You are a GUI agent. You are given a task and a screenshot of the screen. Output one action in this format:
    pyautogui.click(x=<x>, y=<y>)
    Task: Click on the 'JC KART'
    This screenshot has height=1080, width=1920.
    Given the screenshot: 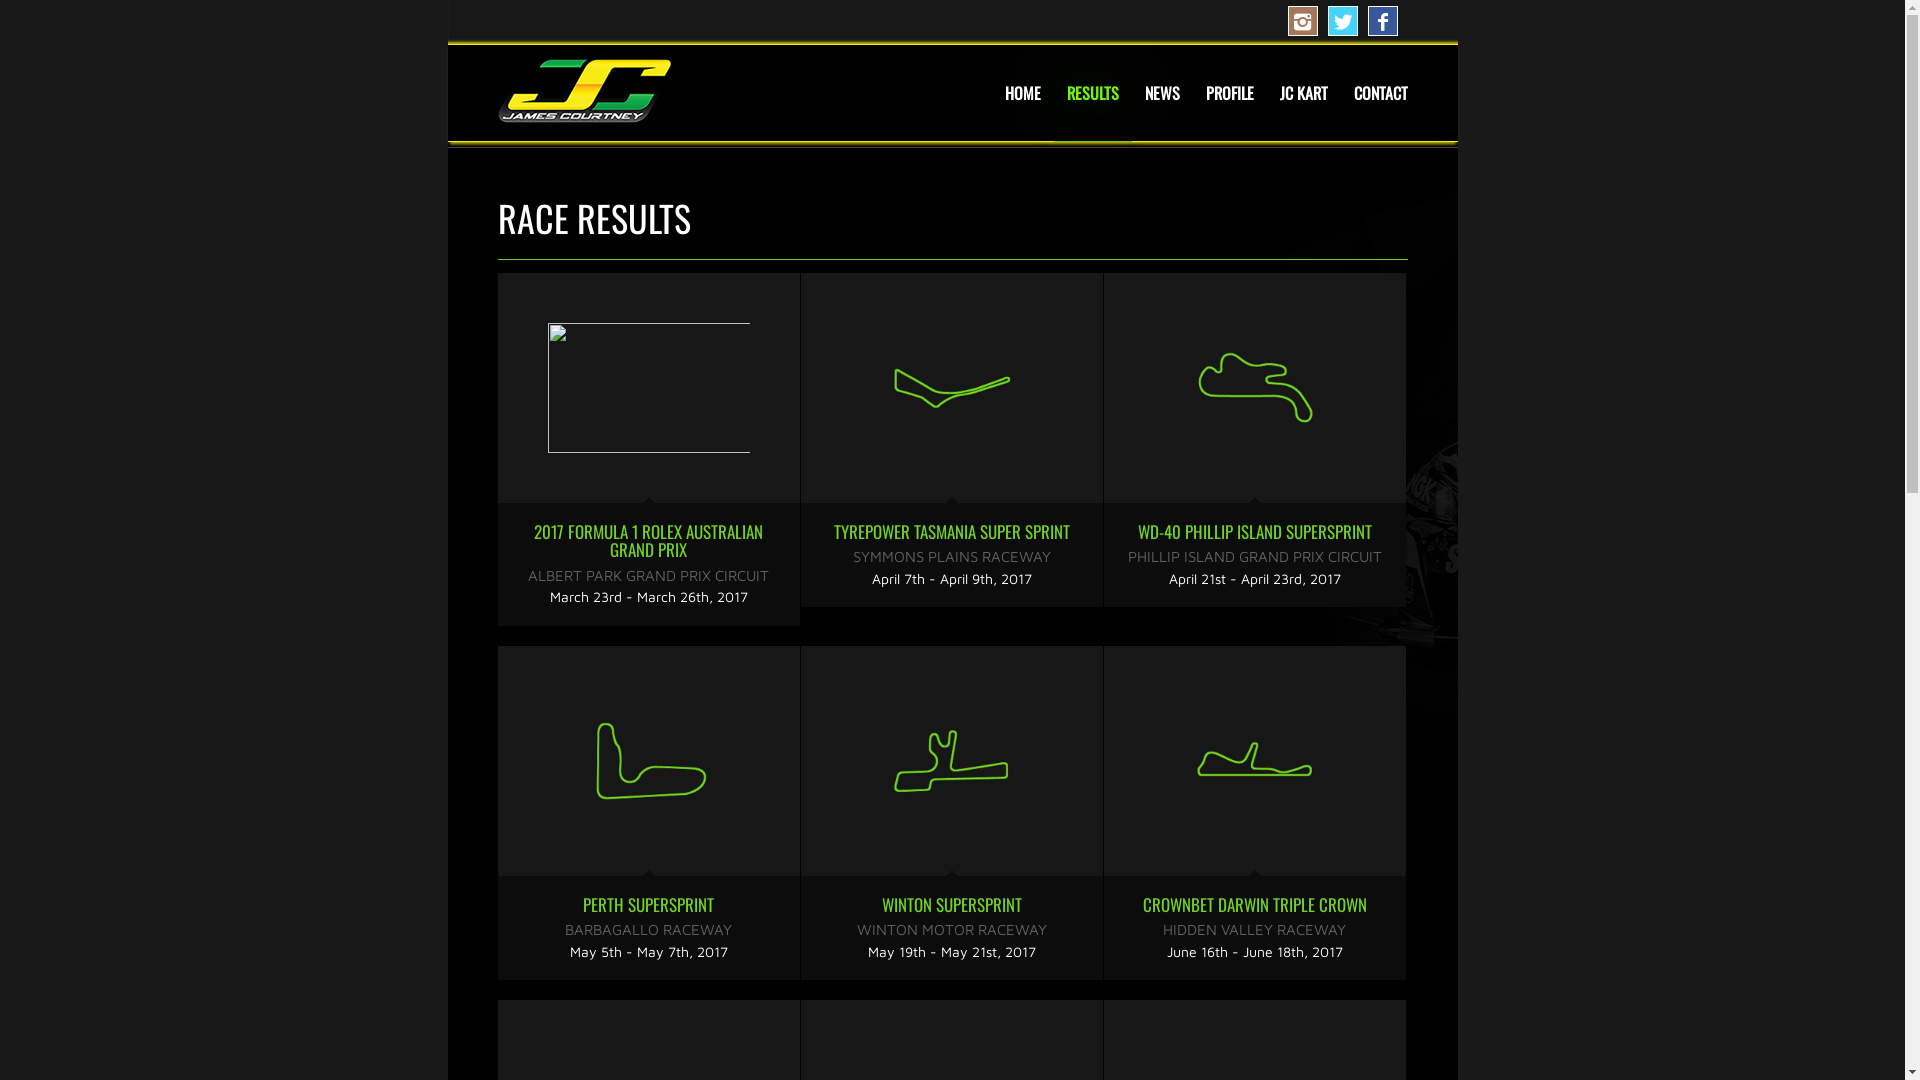 What is the action you would take?
    pyautogui.click(x=1302, y=92)
    